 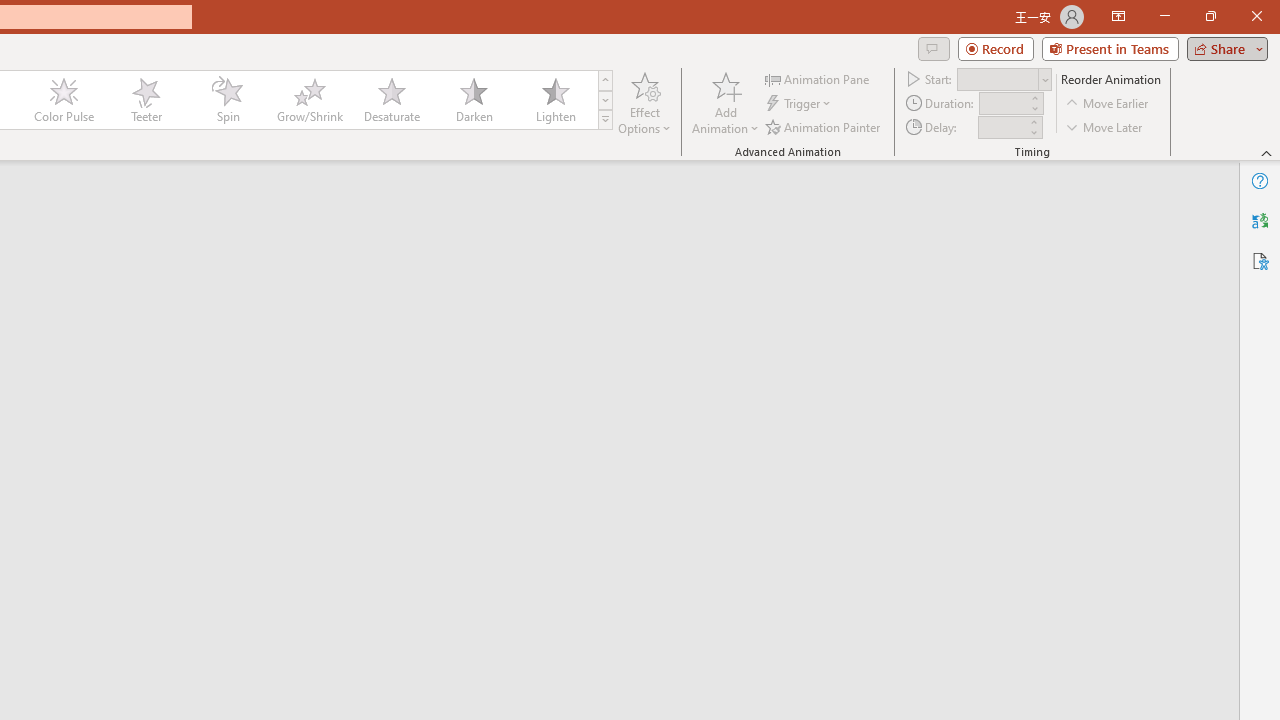 What do you see at coordinates (472, 100) in the screenshot?
I see `'Darken'` at bounding box center [472, 100].